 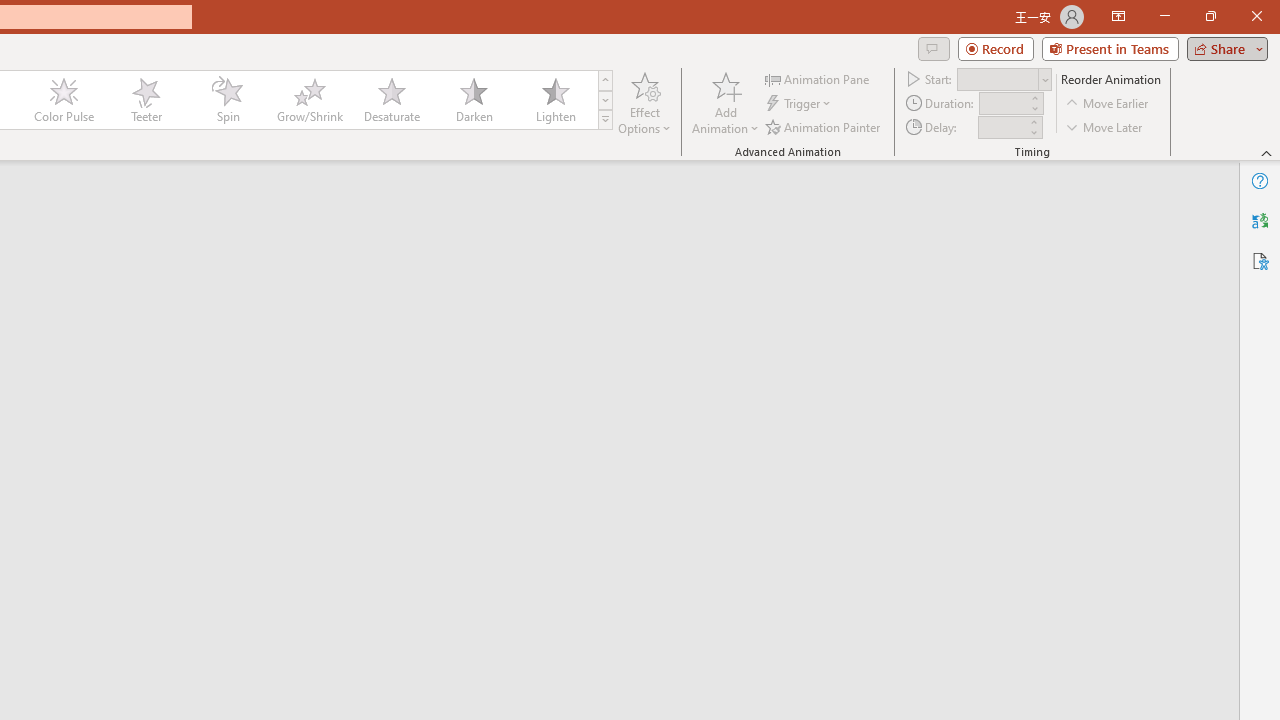 What do you see at coordinates (472, 100) in the screenshot?
I see `'Darken'` at bounding box center [472, 100].